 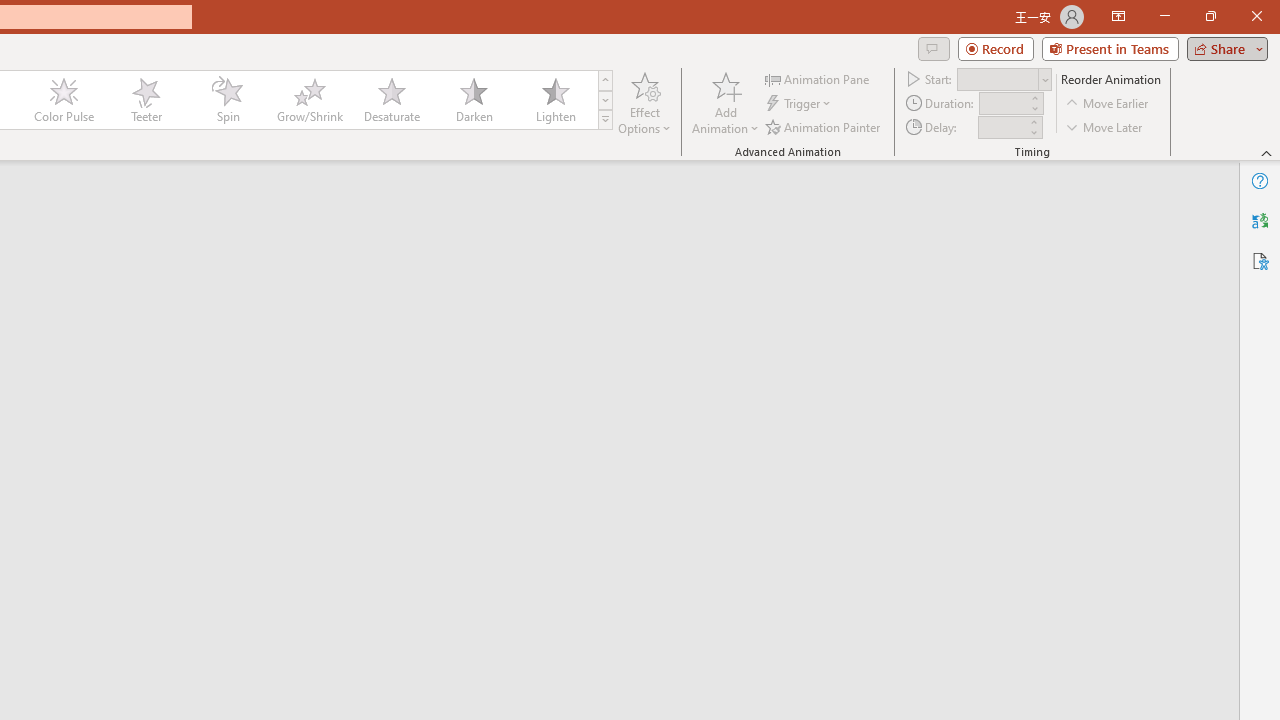 What do you see at coordinates (472, 100) in the screenshot?
I see `'Darken'` at bounding box center [472, 100].